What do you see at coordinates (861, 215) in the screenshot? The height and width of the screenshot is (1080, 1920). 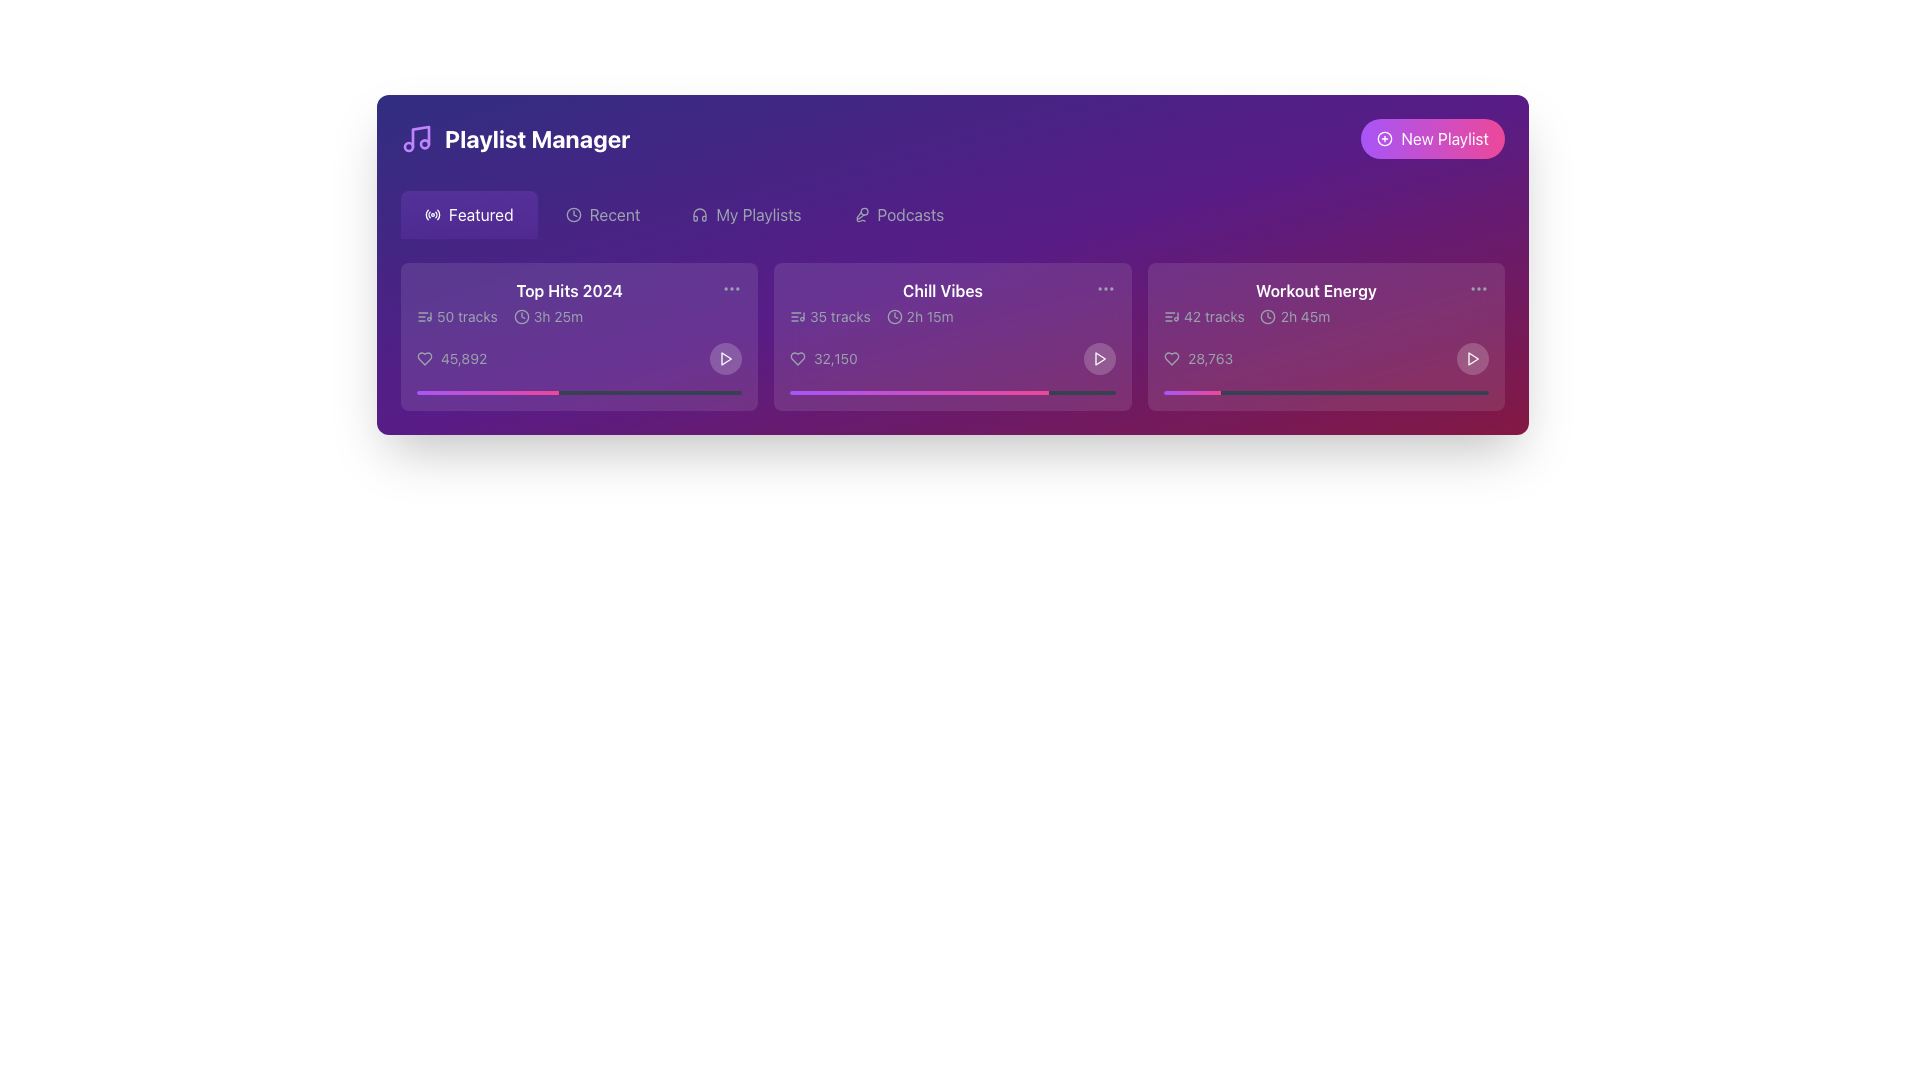 I see `the podcast icon located in the top menu section of the interface, which serves as a visual representation for the 'Podcasts' menu option` at bounding box center [861, 215].